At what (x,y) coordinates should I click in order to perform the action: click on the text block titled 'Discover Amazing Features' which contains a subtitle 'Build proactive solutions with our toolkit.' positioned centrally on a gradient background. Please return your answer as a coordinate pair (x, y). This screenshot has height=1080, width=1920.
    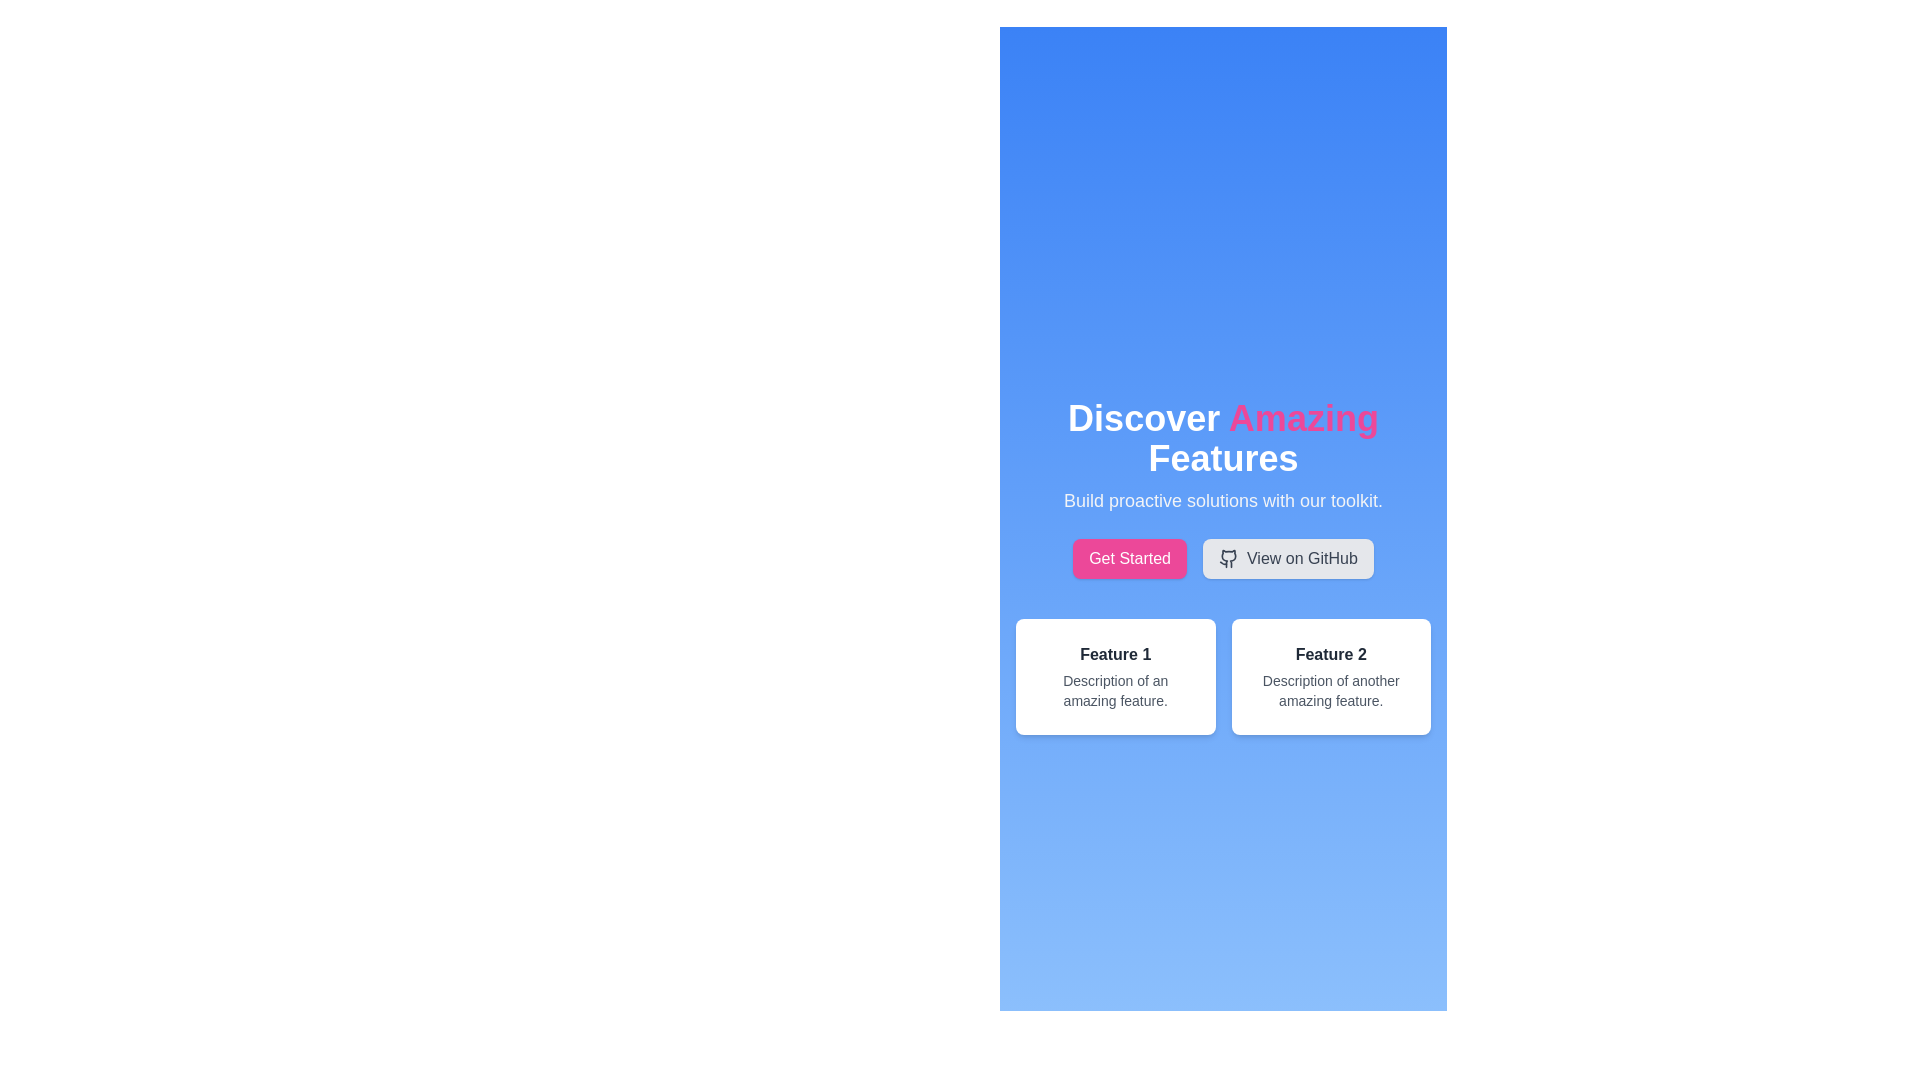
    Looking at the image, I should click on (1222, 456).